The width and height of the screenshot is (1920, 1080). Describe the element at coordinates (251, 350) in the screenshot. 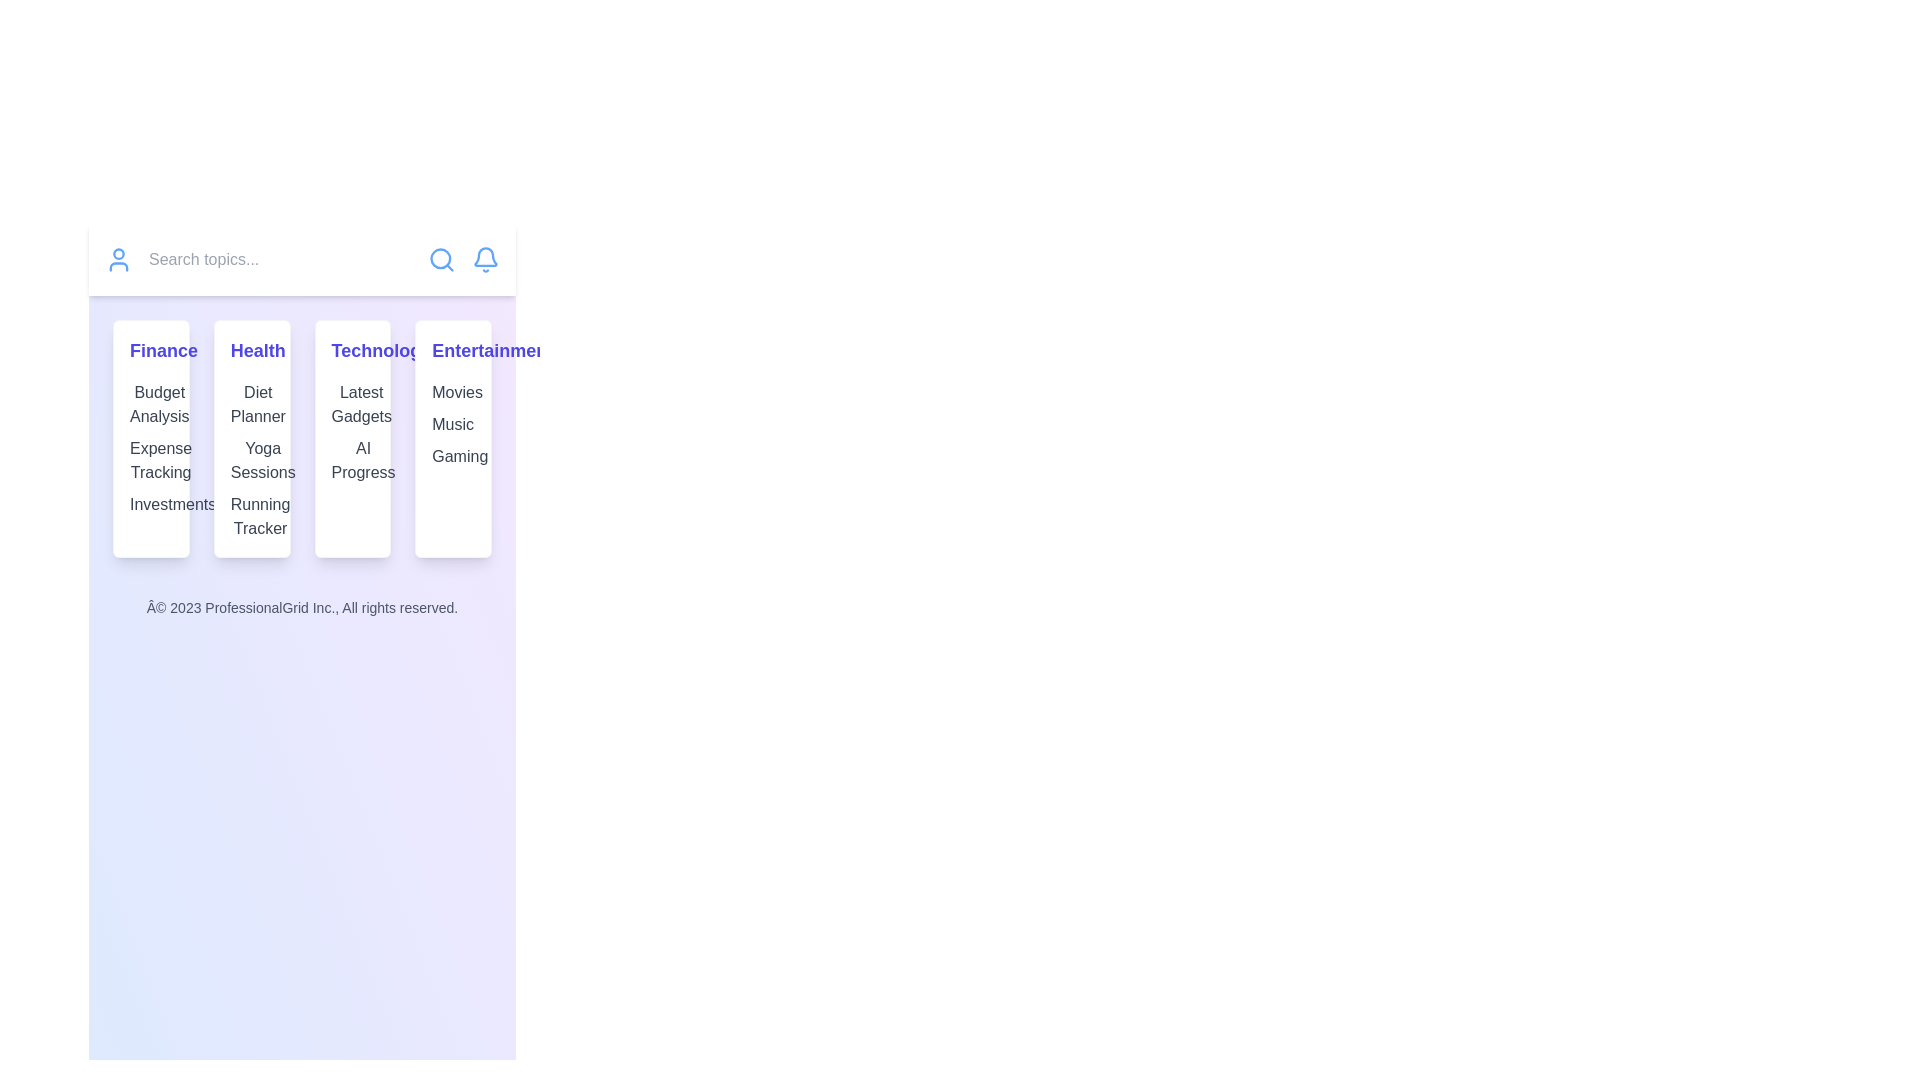

I see `the 'Health' title located at the top center of the second card in a grid layout` at that location.